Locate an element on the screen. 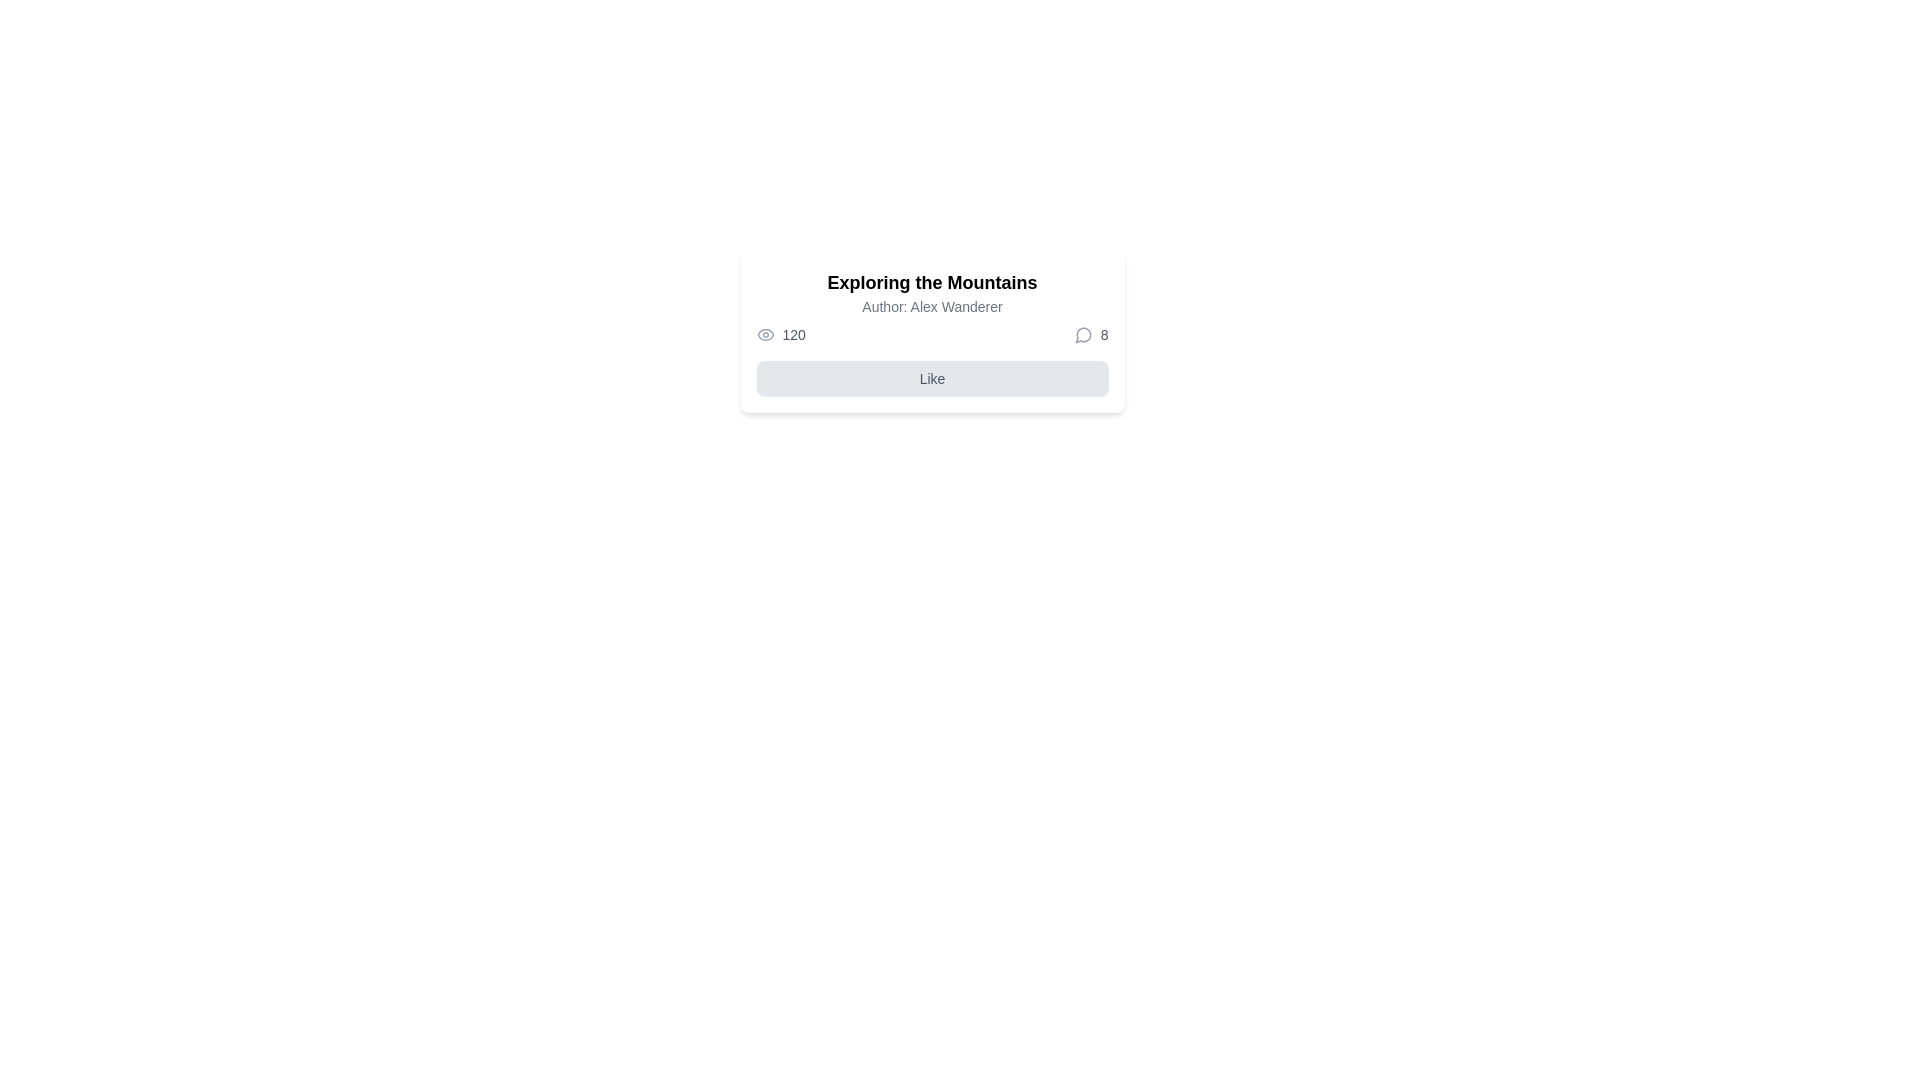 This screenshot has width=1920, height=1080. the Text label displaying the number '120' in gray color, located near an eye icon on the left side, indicating a view count is located at coordinates (793, 334).